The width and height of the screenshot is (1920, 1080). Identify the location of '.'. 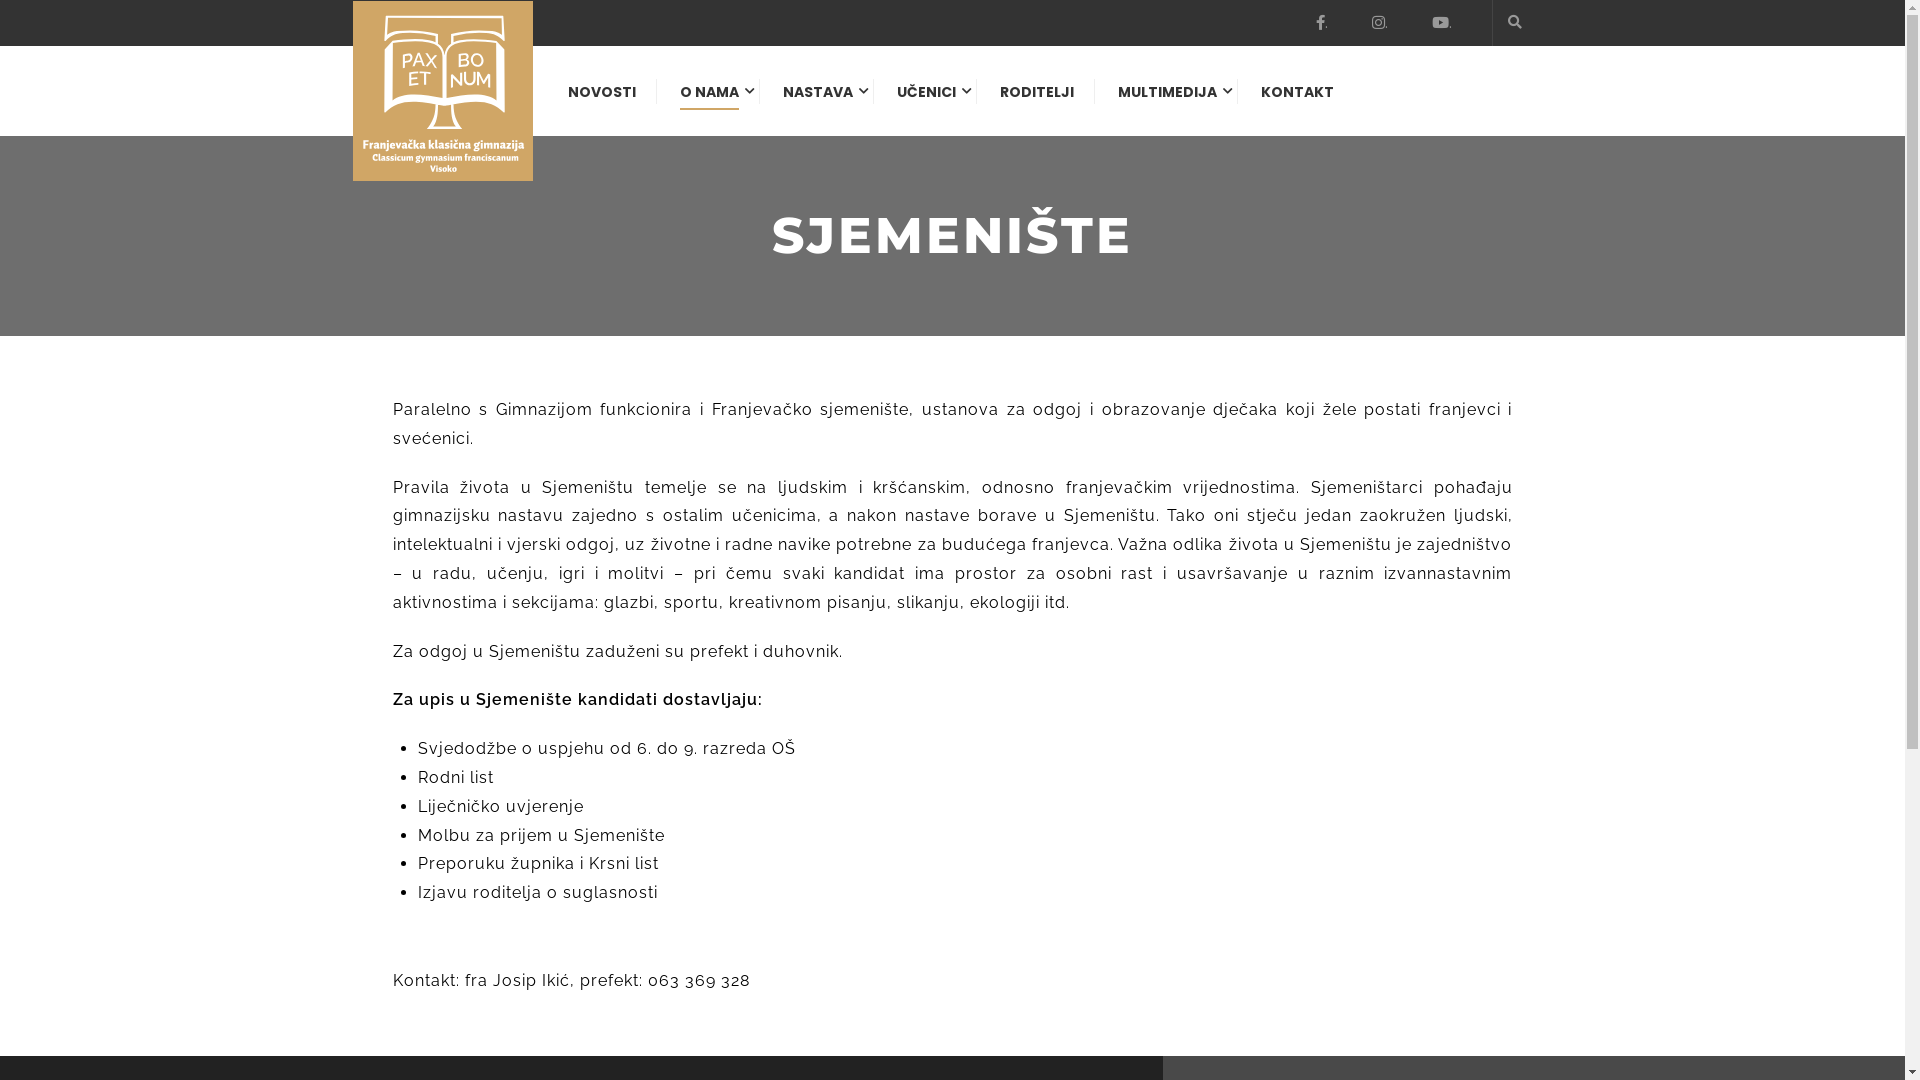
(1441, 22).